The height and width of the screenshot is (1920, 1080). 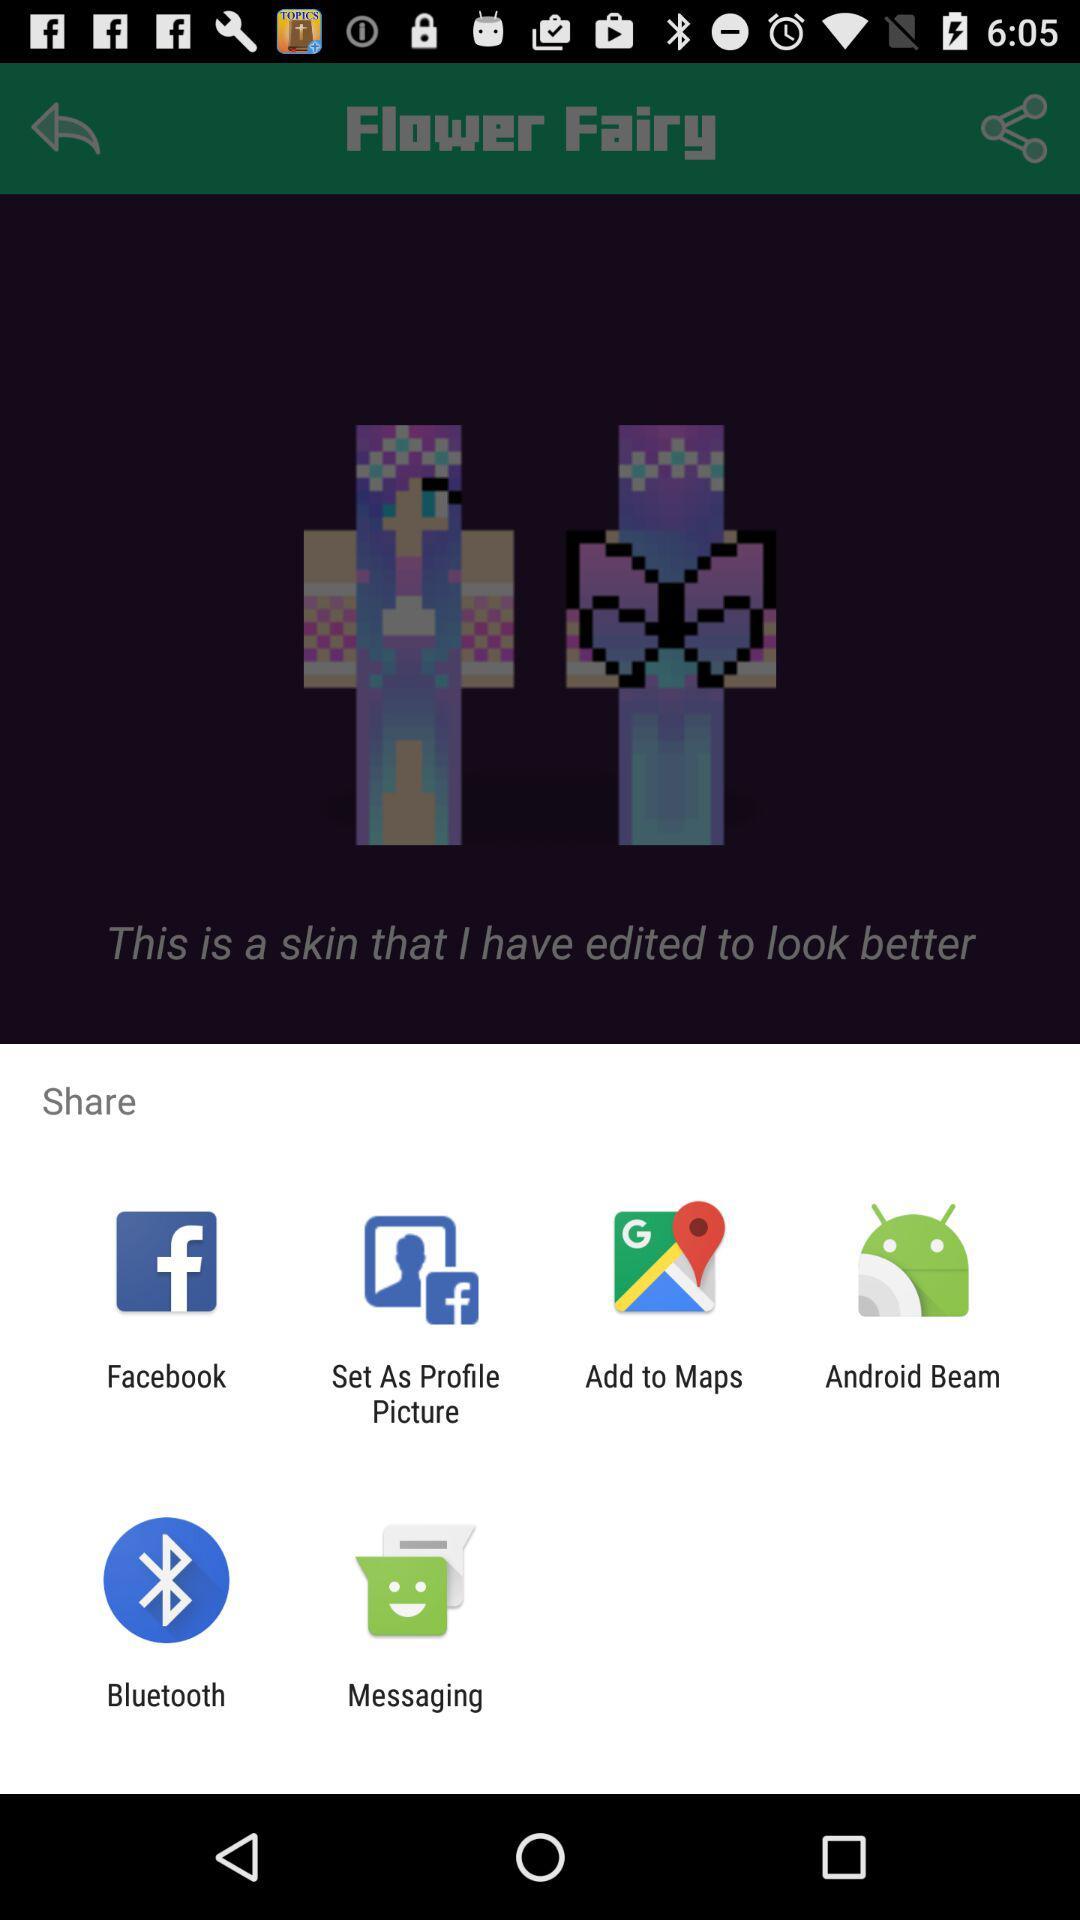 What do you see at coordinates (664, 1392) in the screenshot?
I see `item next to android beam` at bounding box center [664, 1392].